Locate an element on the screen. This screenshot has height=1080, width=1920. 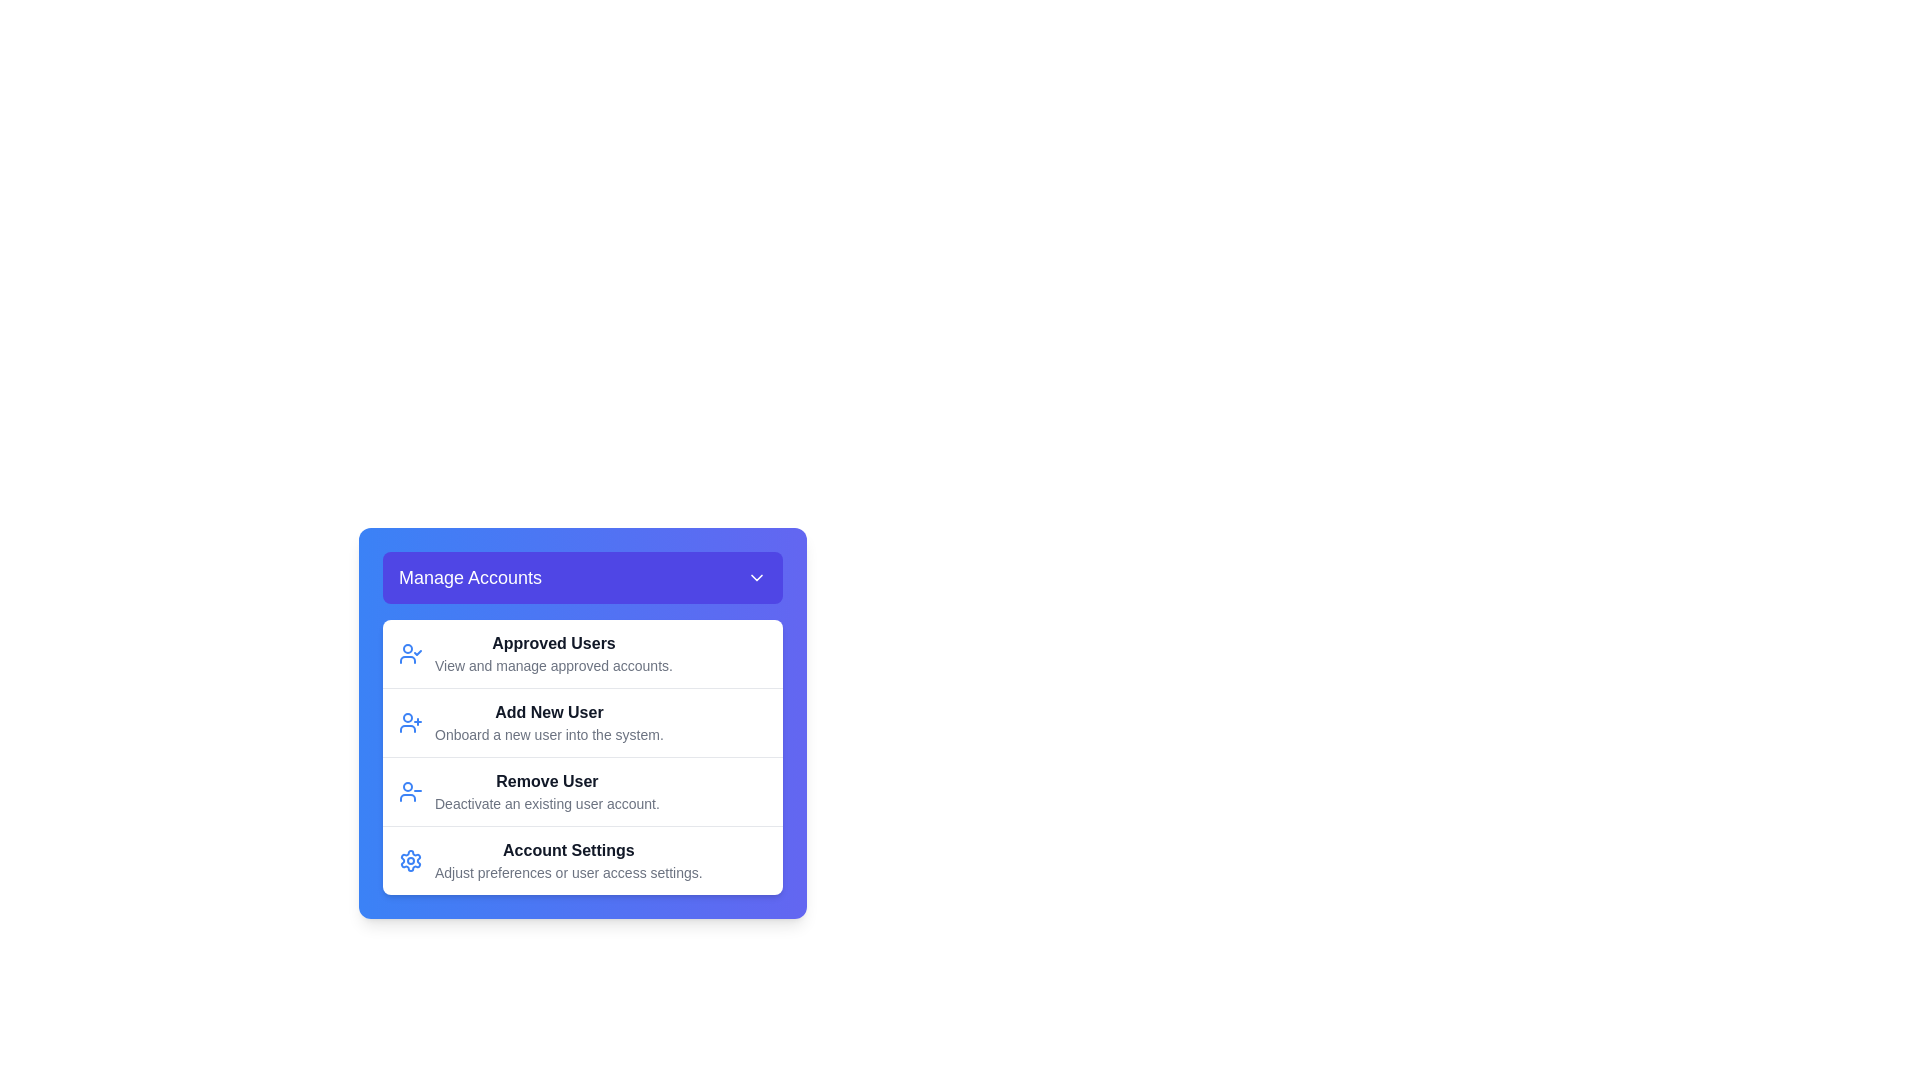
text of the 'Remove User' label, which includes the title 'Remove User' and the subtitle 'Deactivate an existing user account.' This label is located in the third row of the 'Manage Accounts' card is located at coordinates (547, 790).